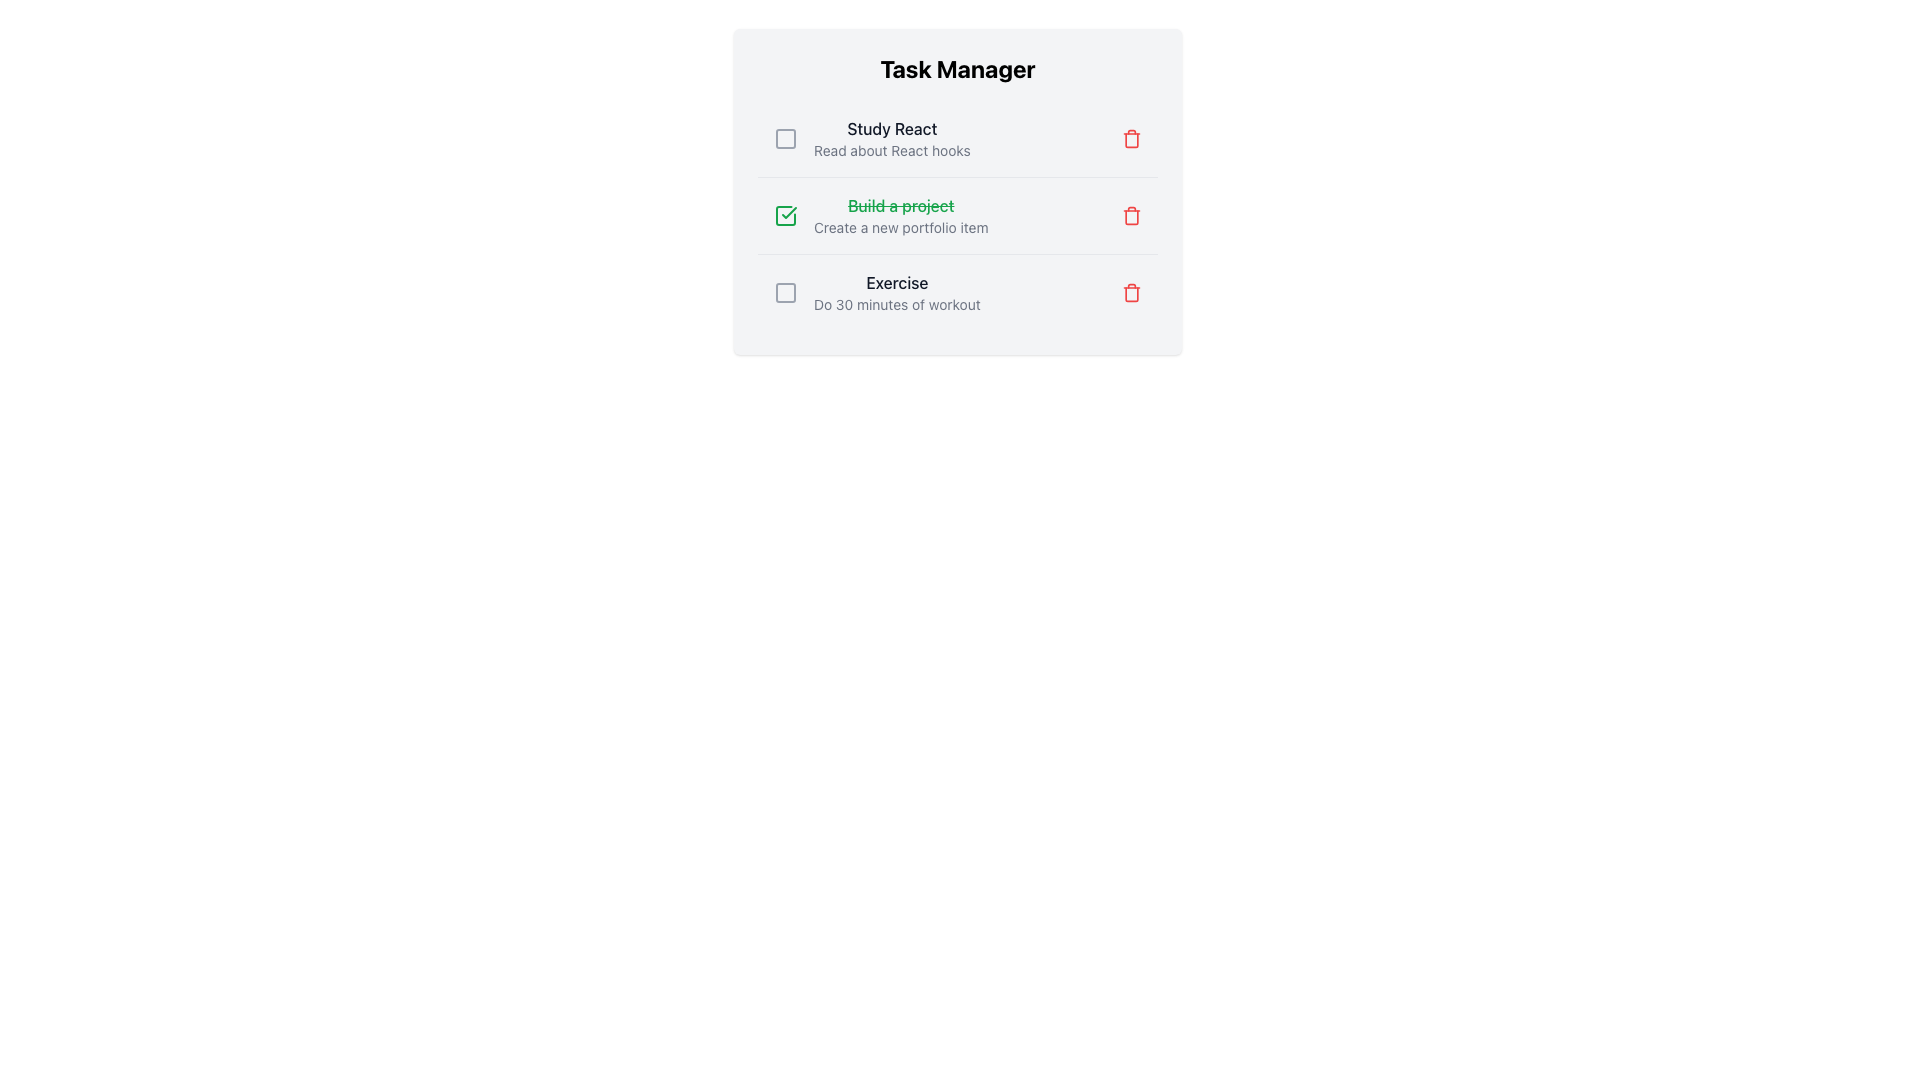  I want to click on the Delete icon button located in the third row of tasks, so click(1132, 293).